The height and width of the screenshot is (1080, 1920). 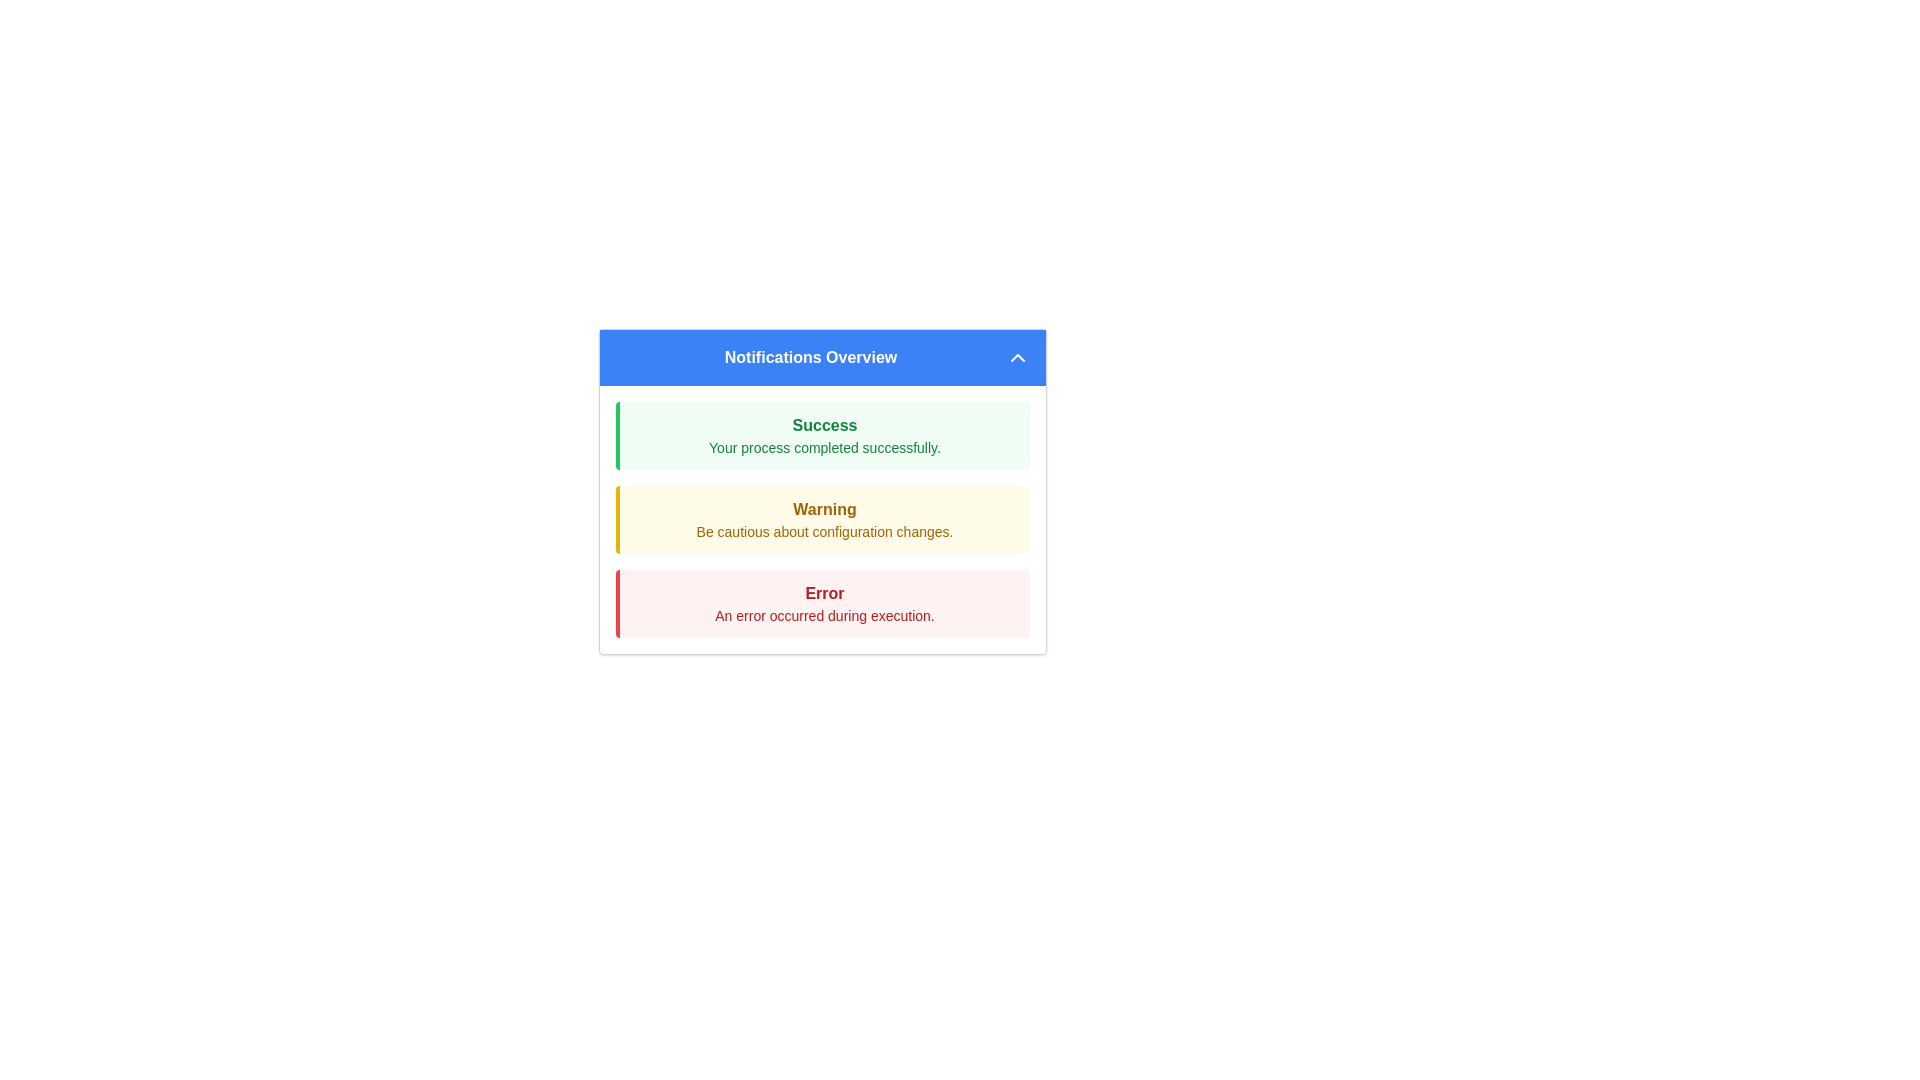 What do you see at coordinates (825, 424) in the screenshot?
I see `the header text label of the notification indicating a successful operation, located above the message 'Your process completed successfully'` at bounding box center [825, 424].